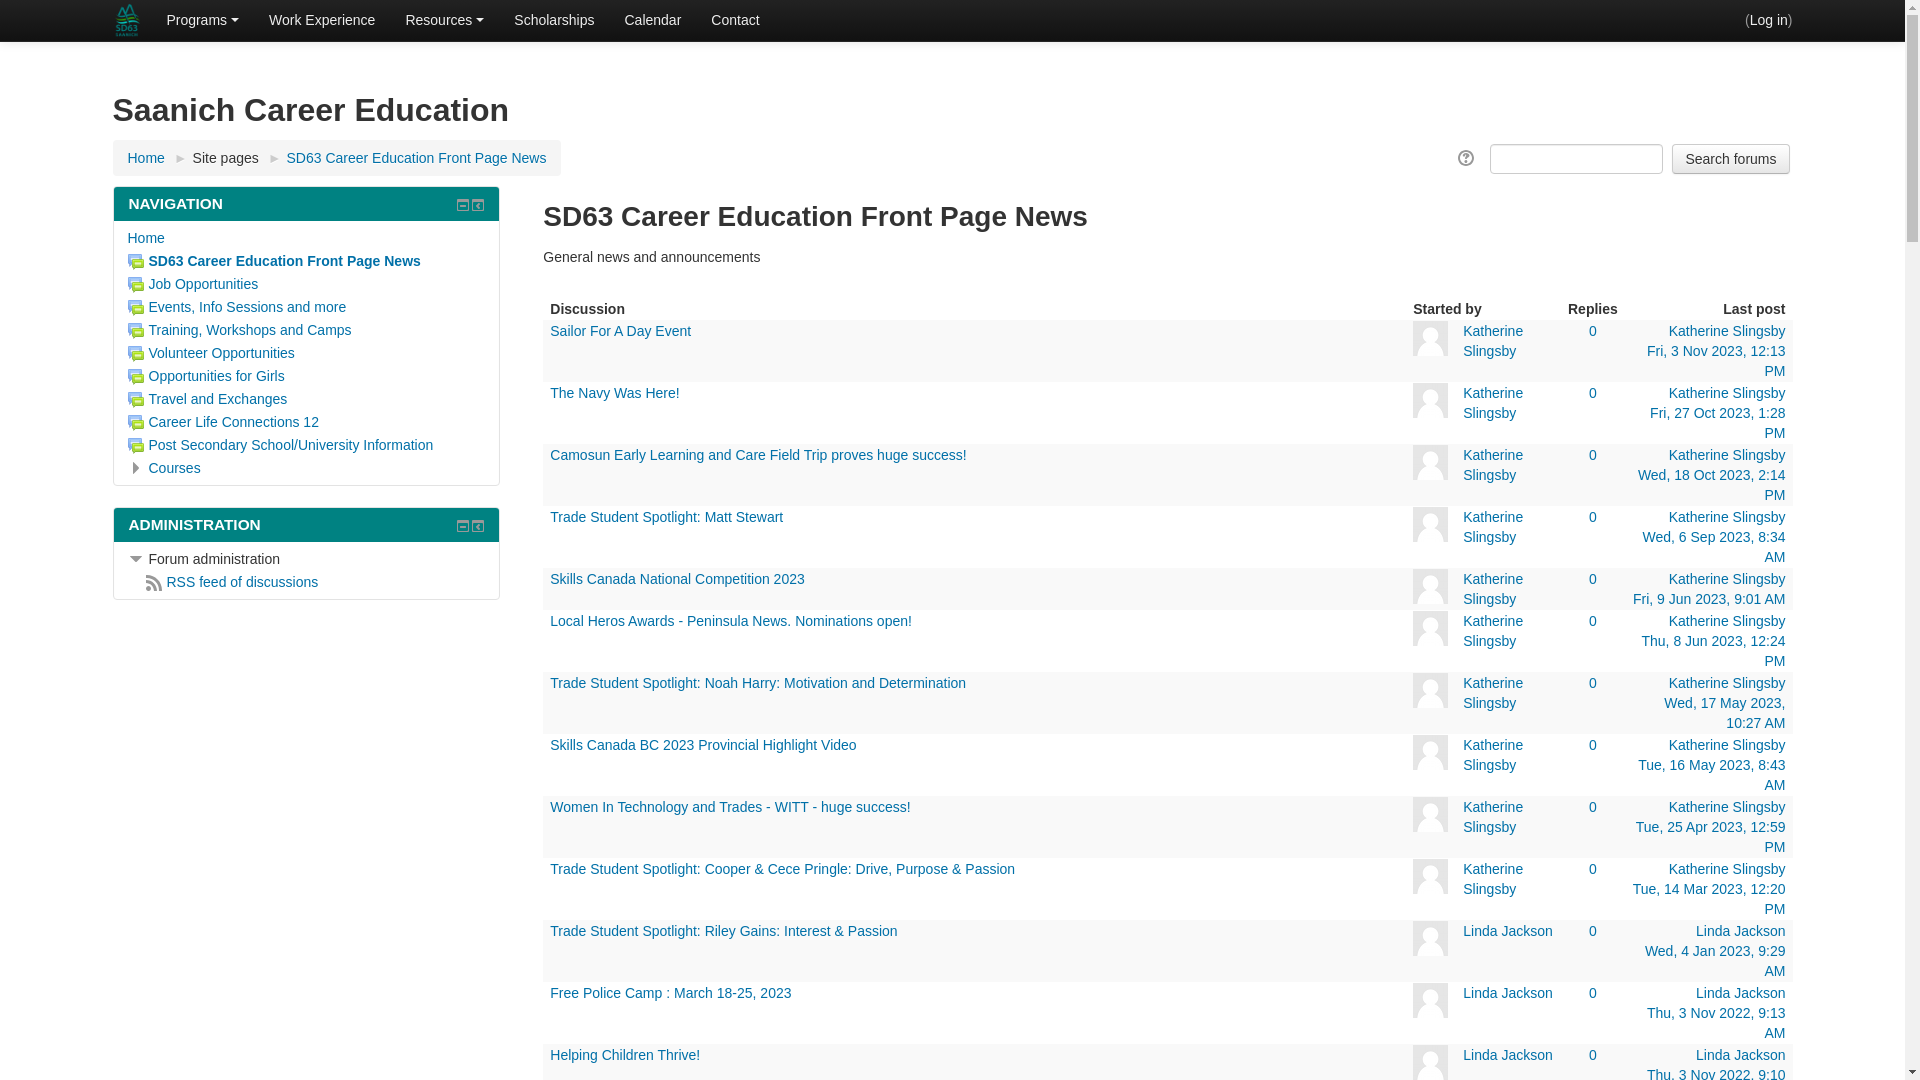 The width and height of the screenshot is (1920, 1080). Describe the element at coordinates (550, 1054) in the screenshot. I see `'Helping Children Thrive!'` at that location.